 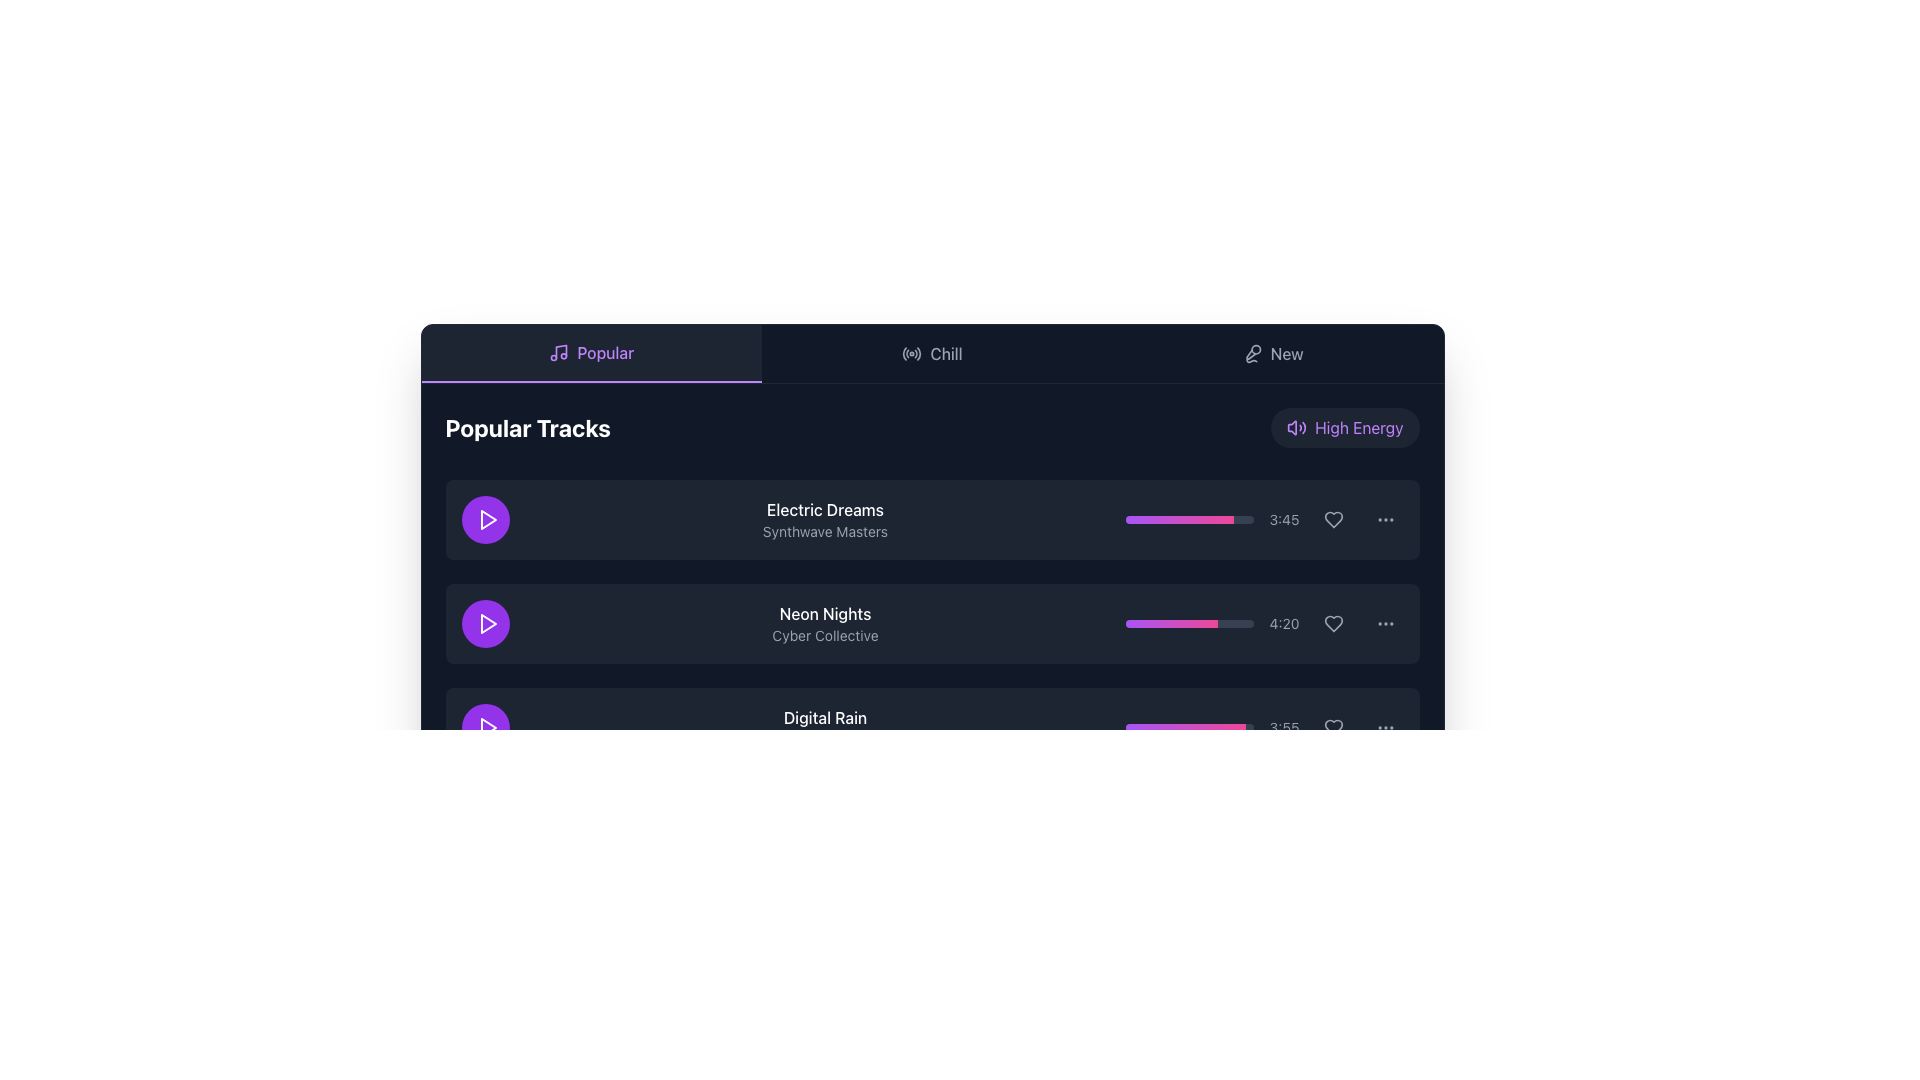 What do you see at coordinates (825, 716) in the screenshot?
I see `the text label that serves as the title of a track or item` at bounding box center [825, 716].